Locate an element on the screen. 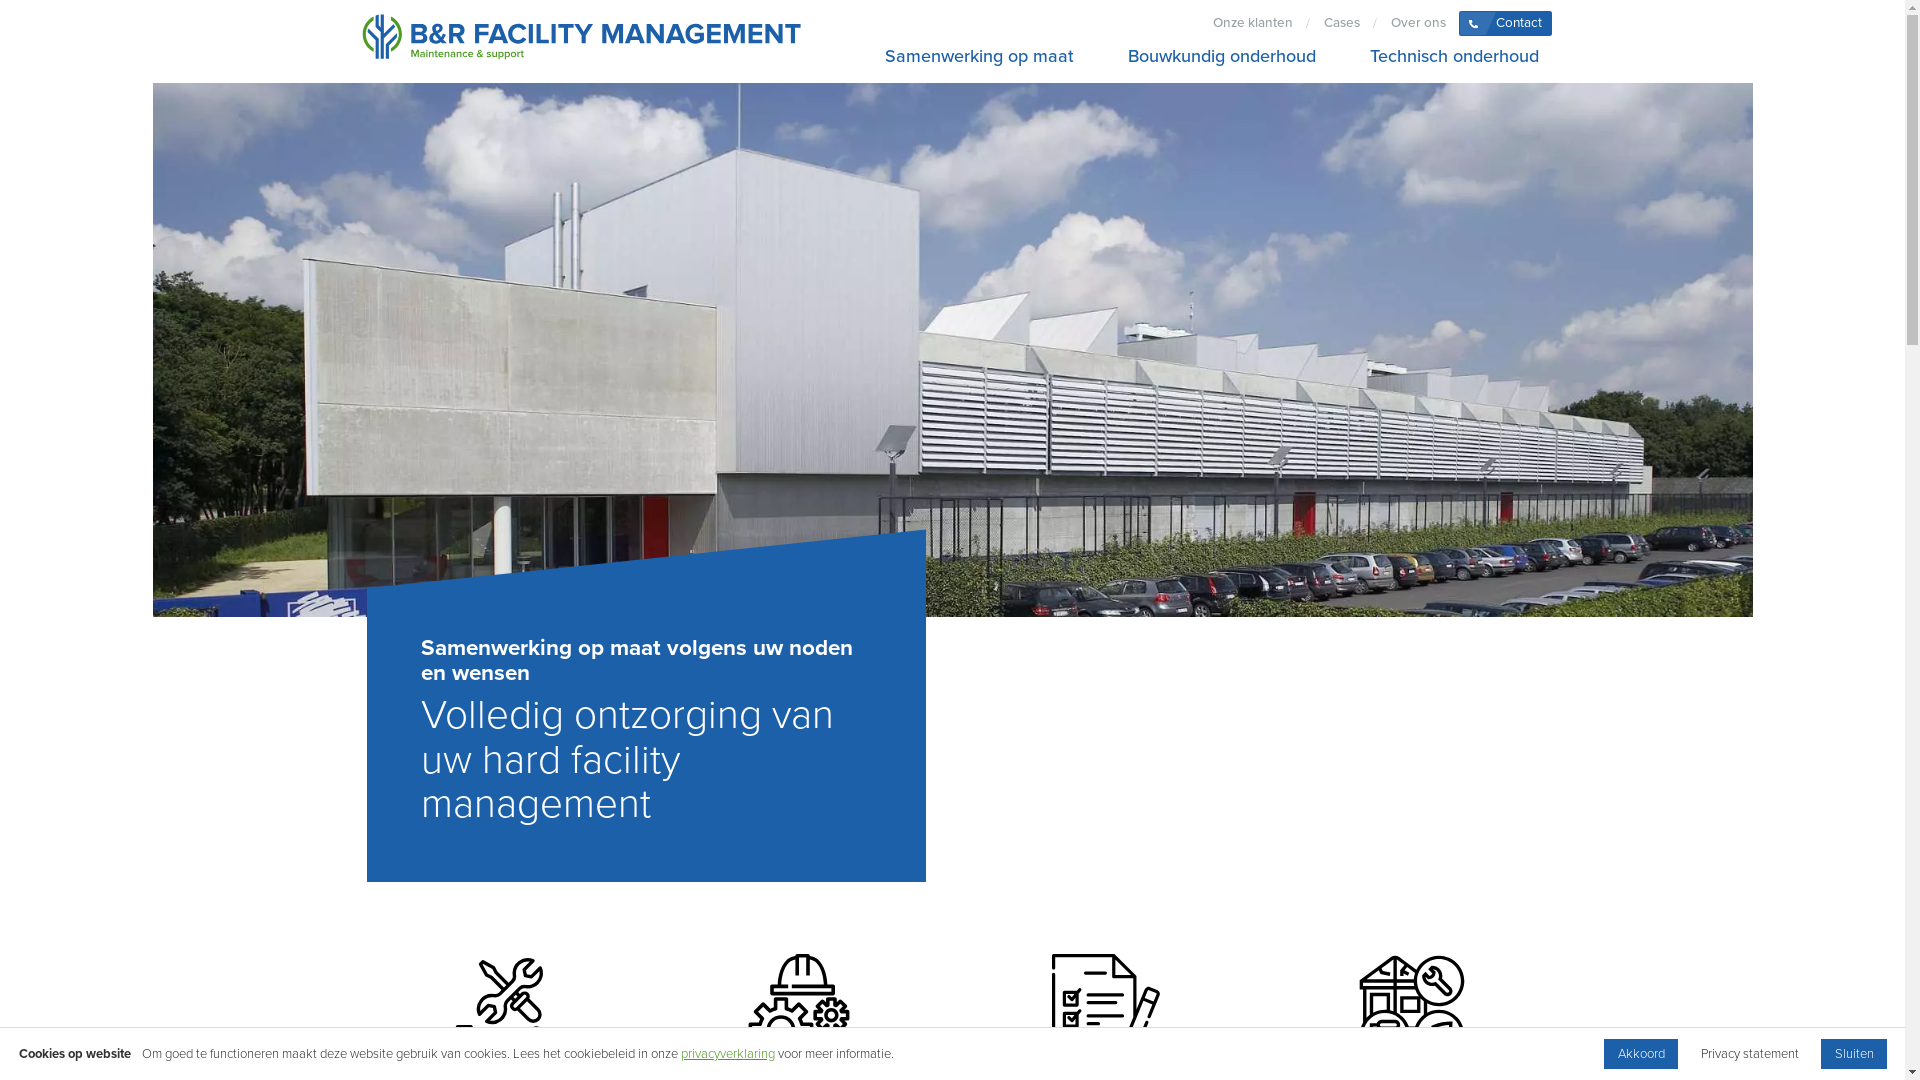  'Samenwerking op maat' is located at coordinates (979, 55).